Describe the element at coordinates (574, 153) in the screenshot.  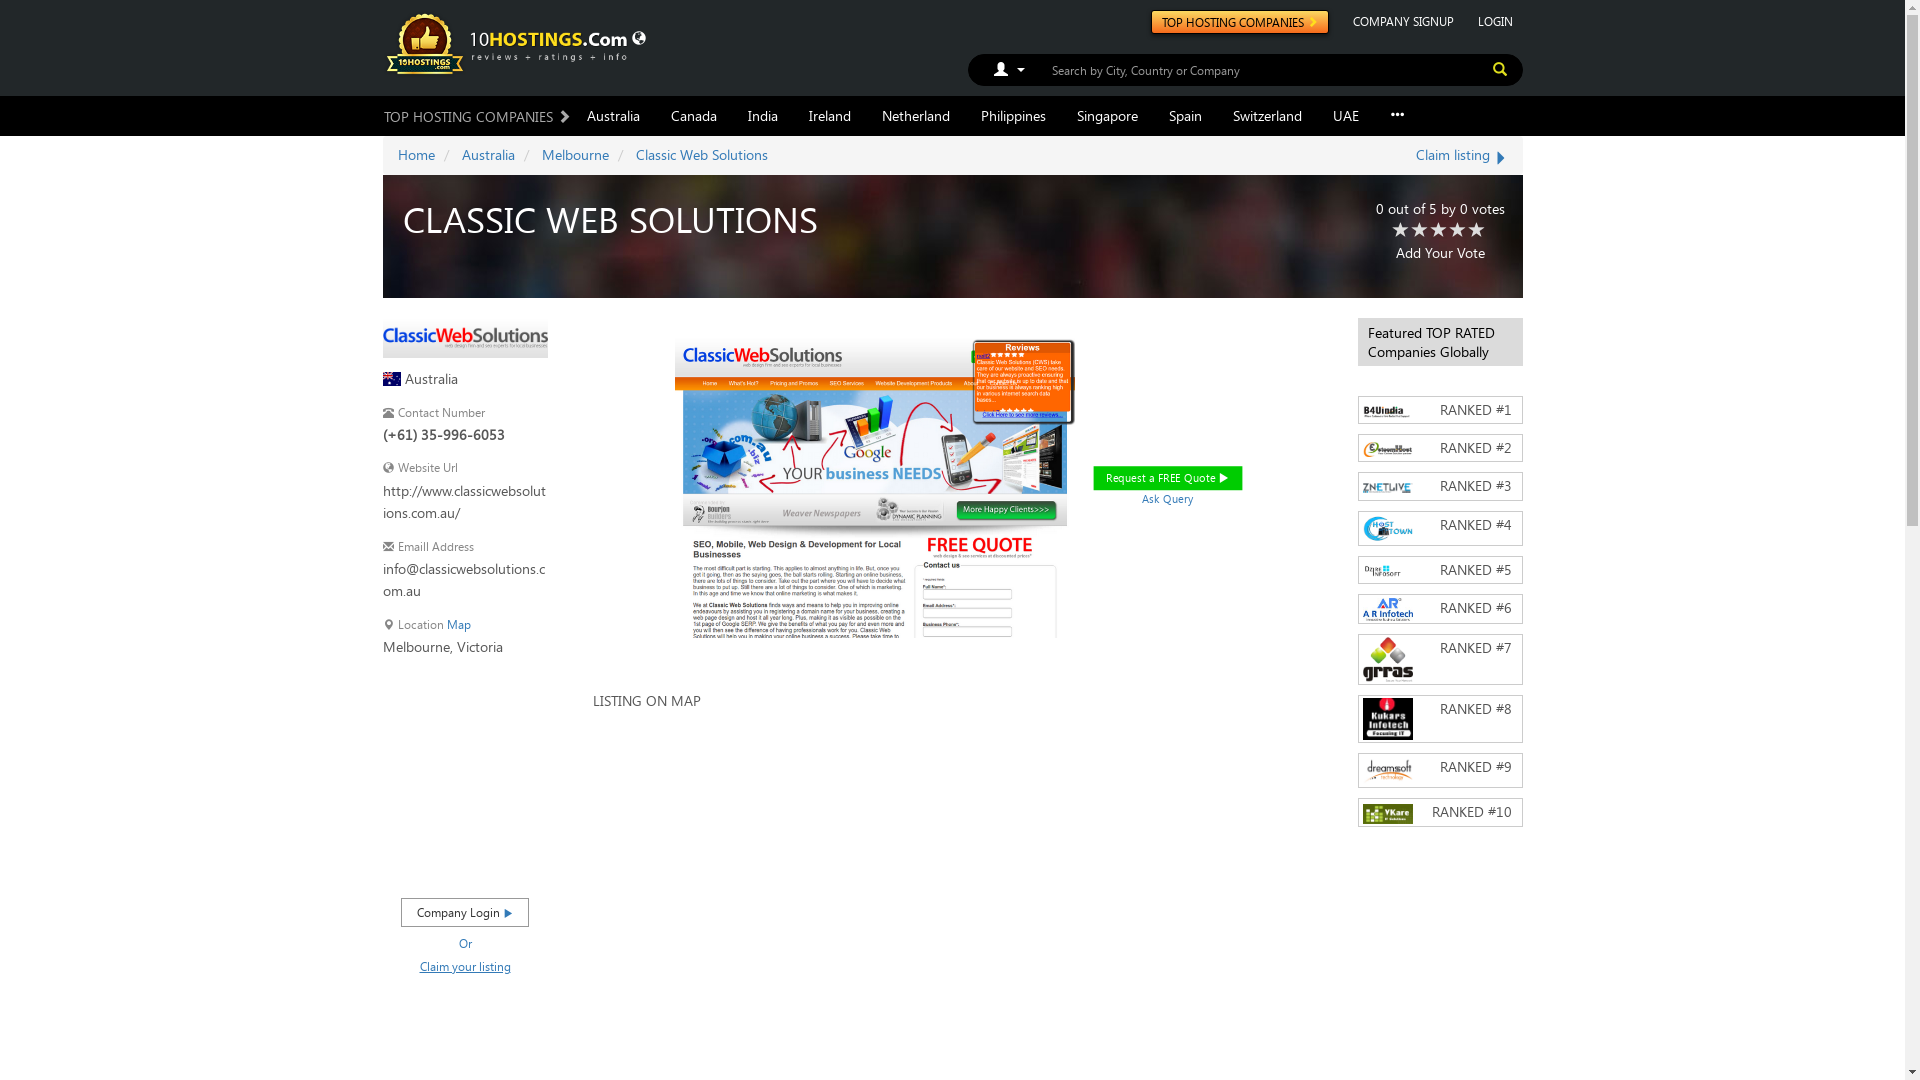
I see `'Melbourne'` at that location.